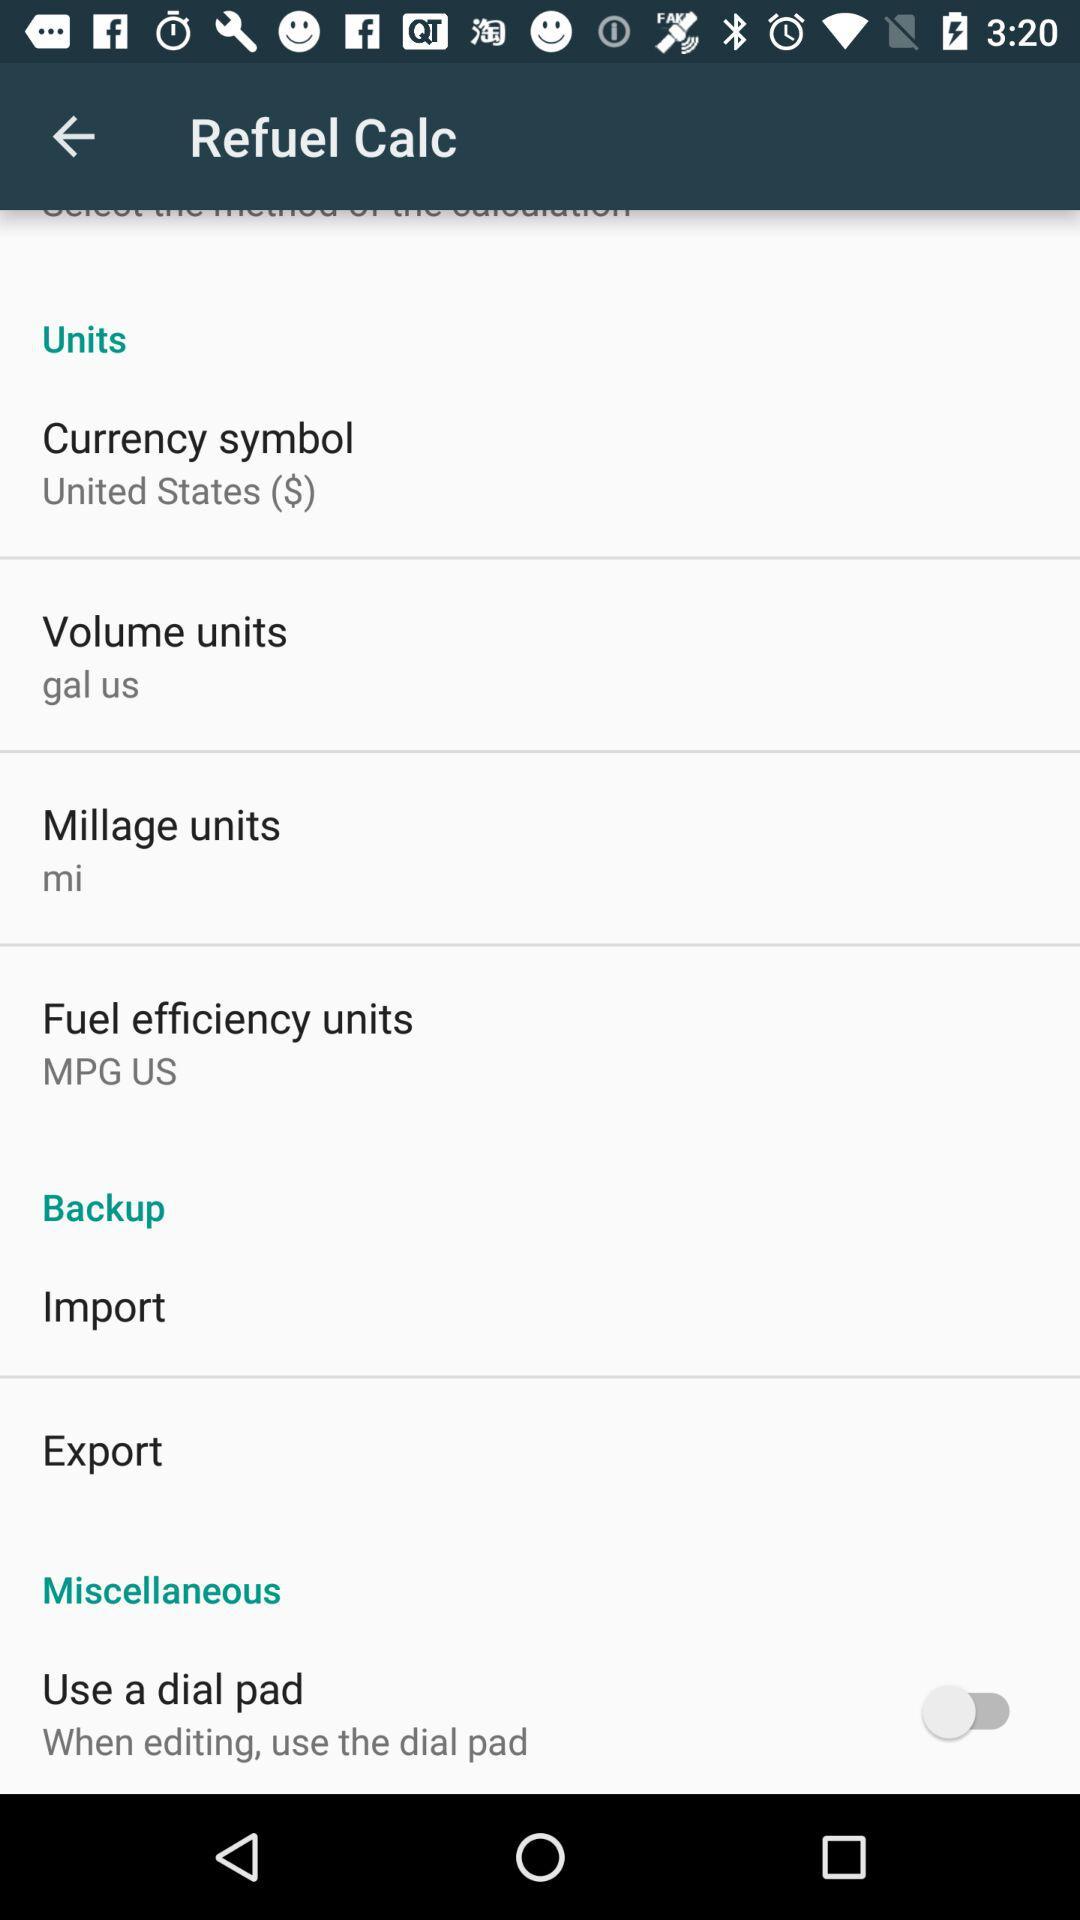  I want to click on the icon below the gal us app, so click(160, 823).